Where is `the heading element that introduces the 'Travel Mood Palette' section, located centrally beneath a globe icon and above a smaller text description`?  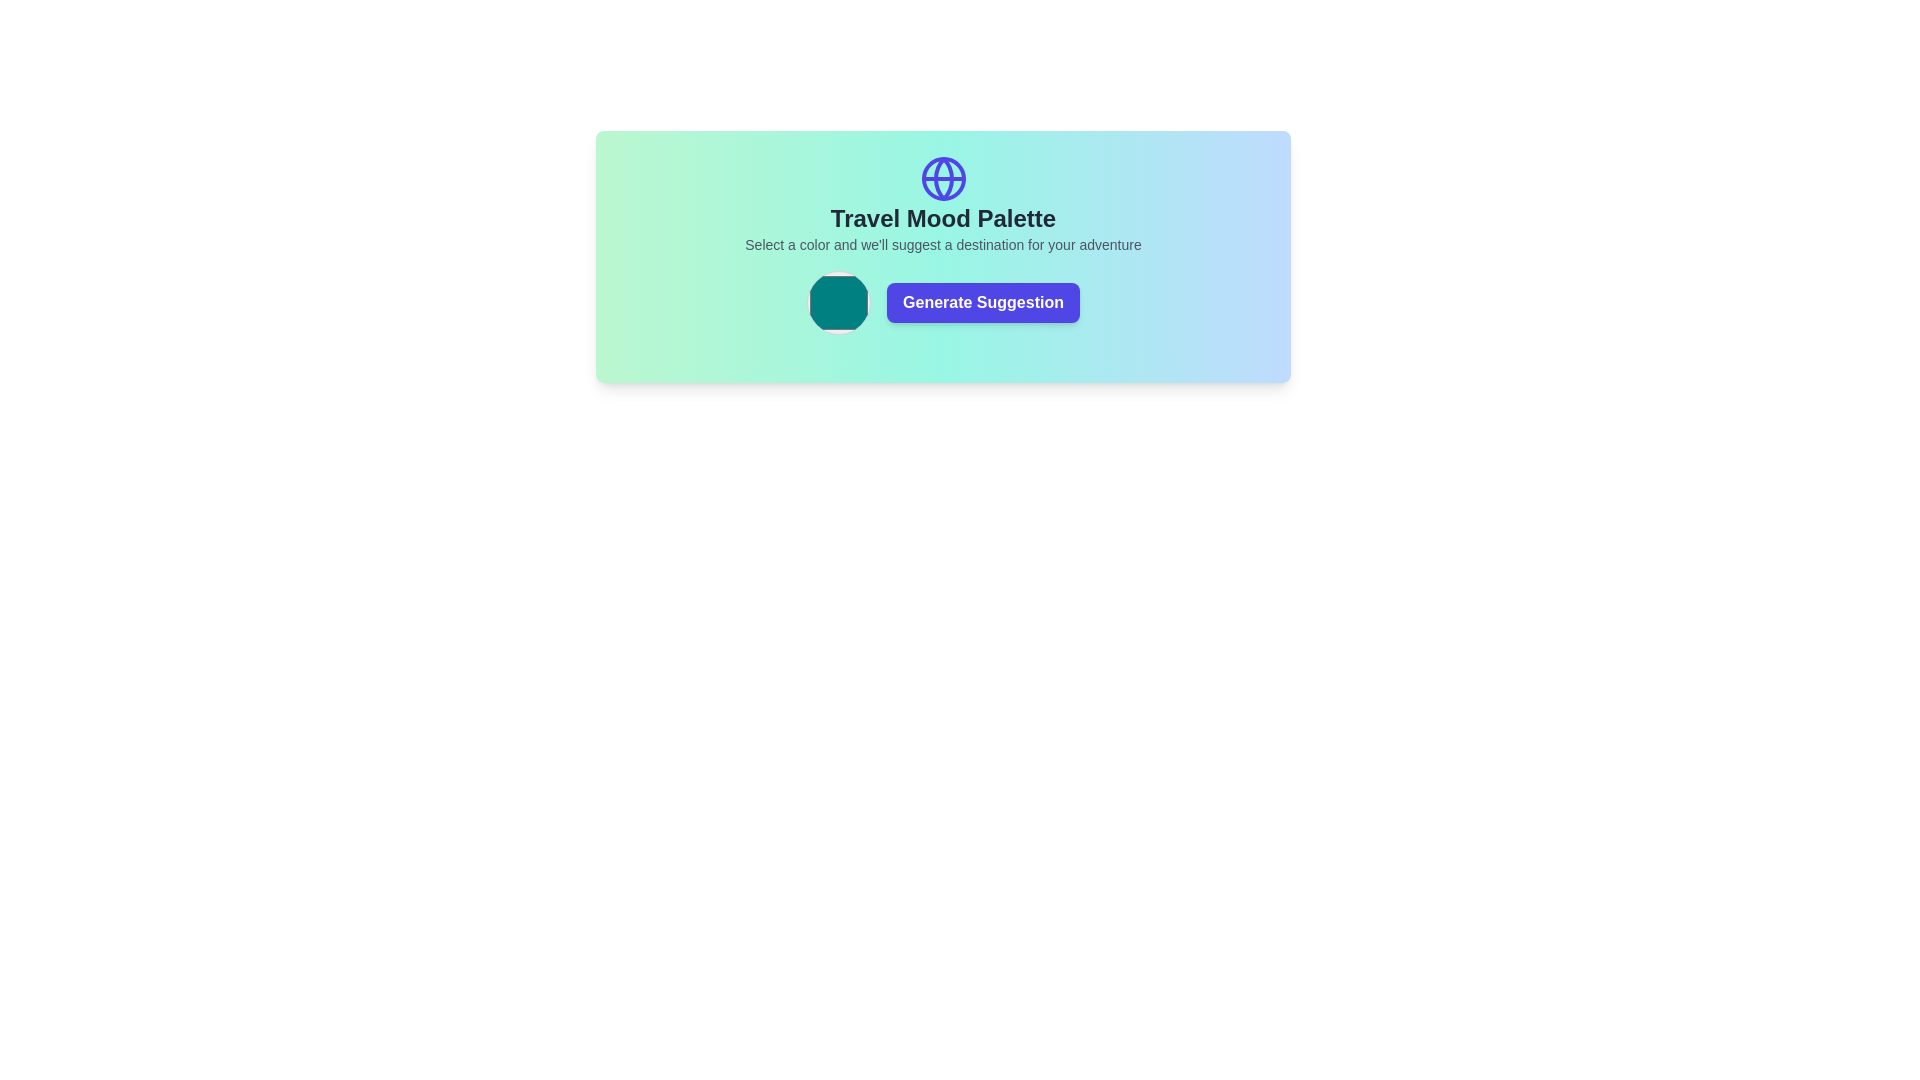
the heading element that introduces the 'Travel Mood Palette' section, located centrally beneath a globe icon and above a smaller text description is located at coordinates (942, 219).